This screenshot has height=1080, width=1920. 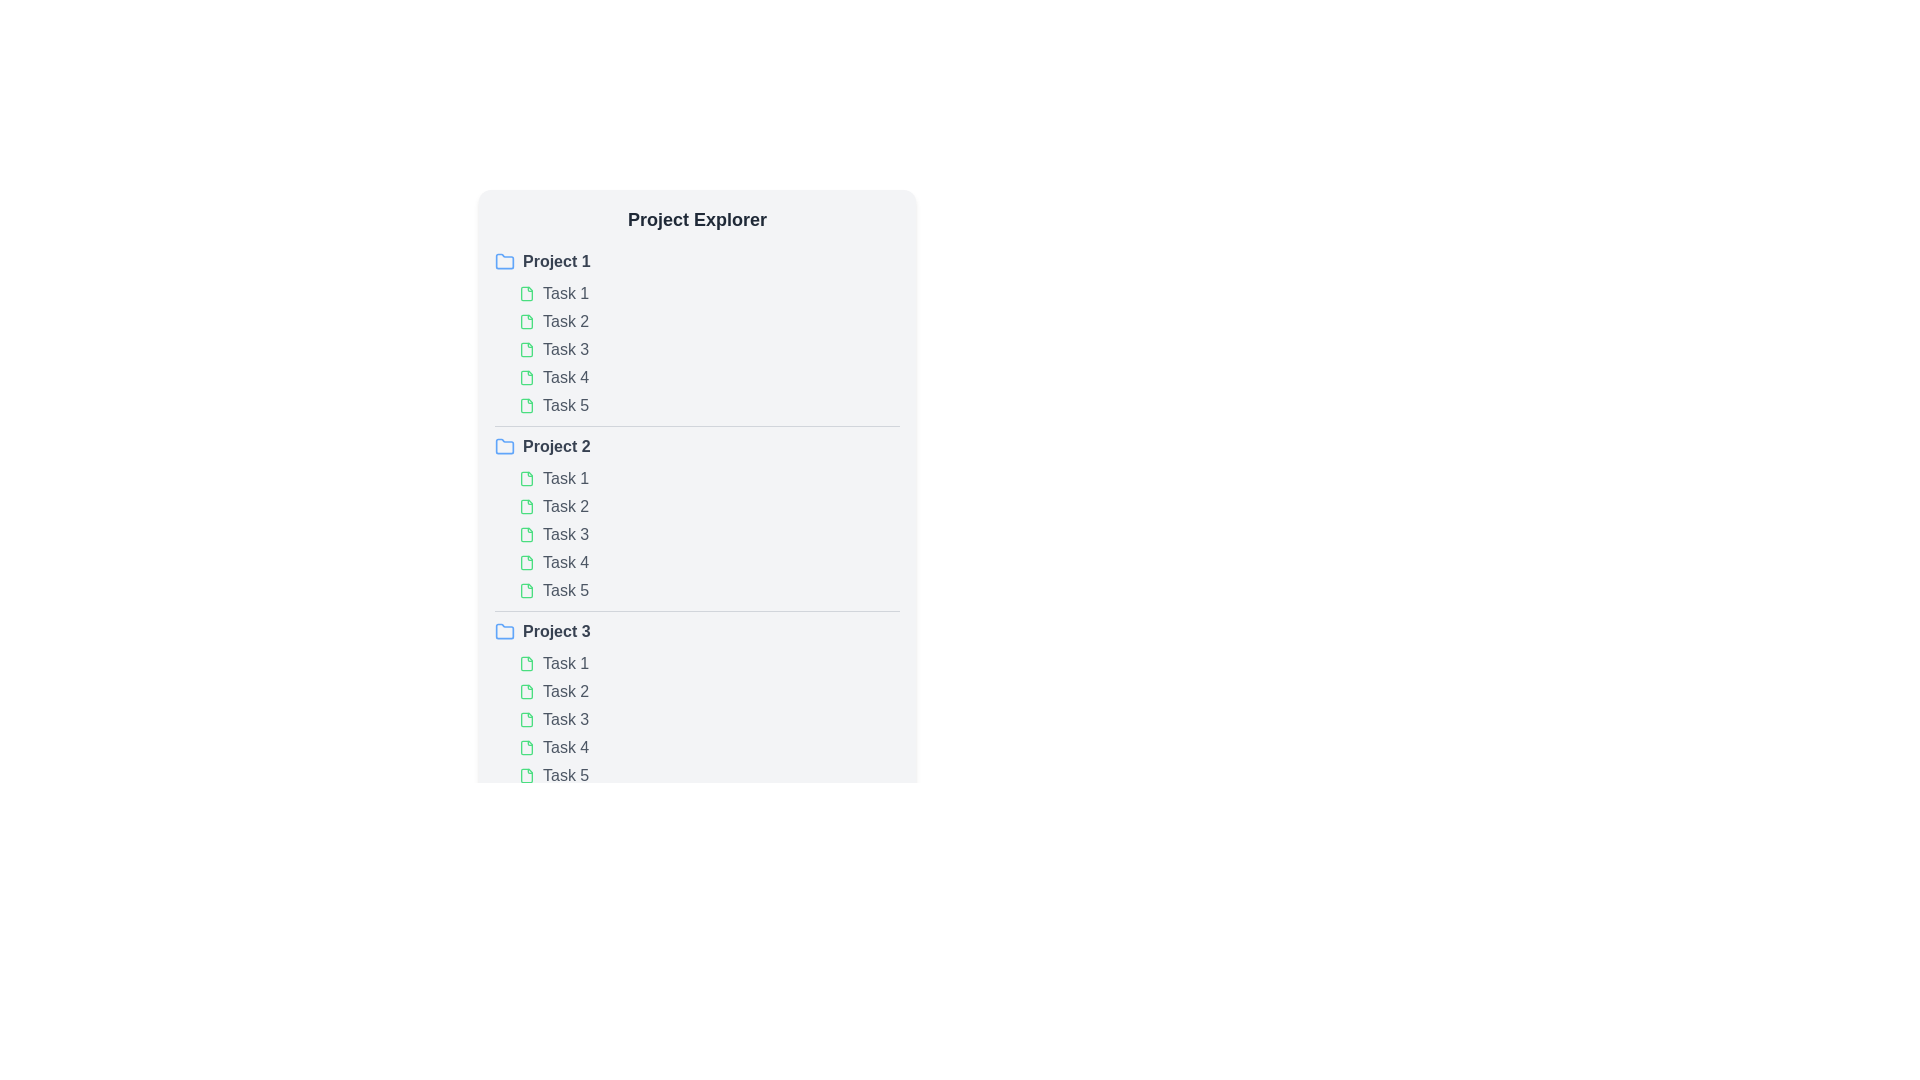 I want to click on the small blue folder icon representing a directory in the 'Project Explorer', which is the first component in the row labeled 'Project 3', so click(x=504, y=632).